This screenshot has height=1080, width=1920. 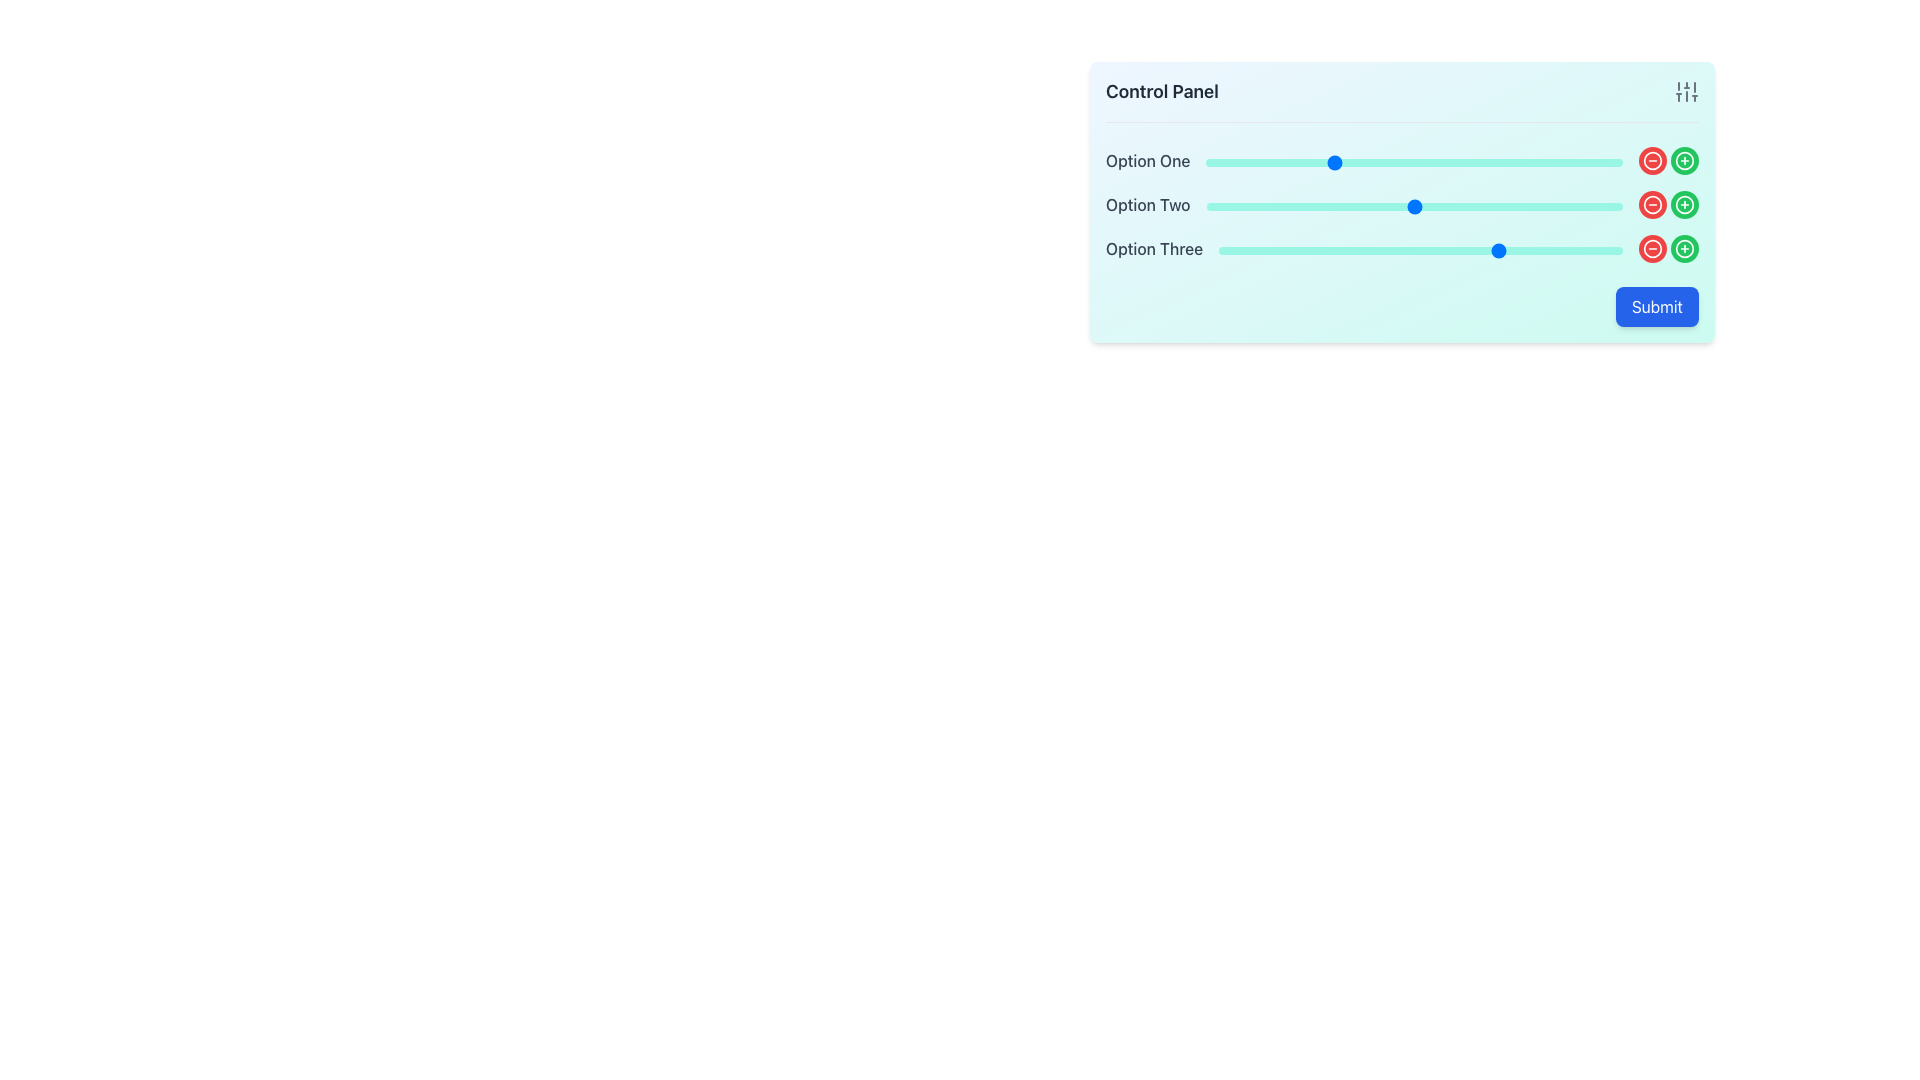 What do you see at coordinates (1448, 161) in the screenshot?
I see `the slider` at bounding box center [1448, 161].